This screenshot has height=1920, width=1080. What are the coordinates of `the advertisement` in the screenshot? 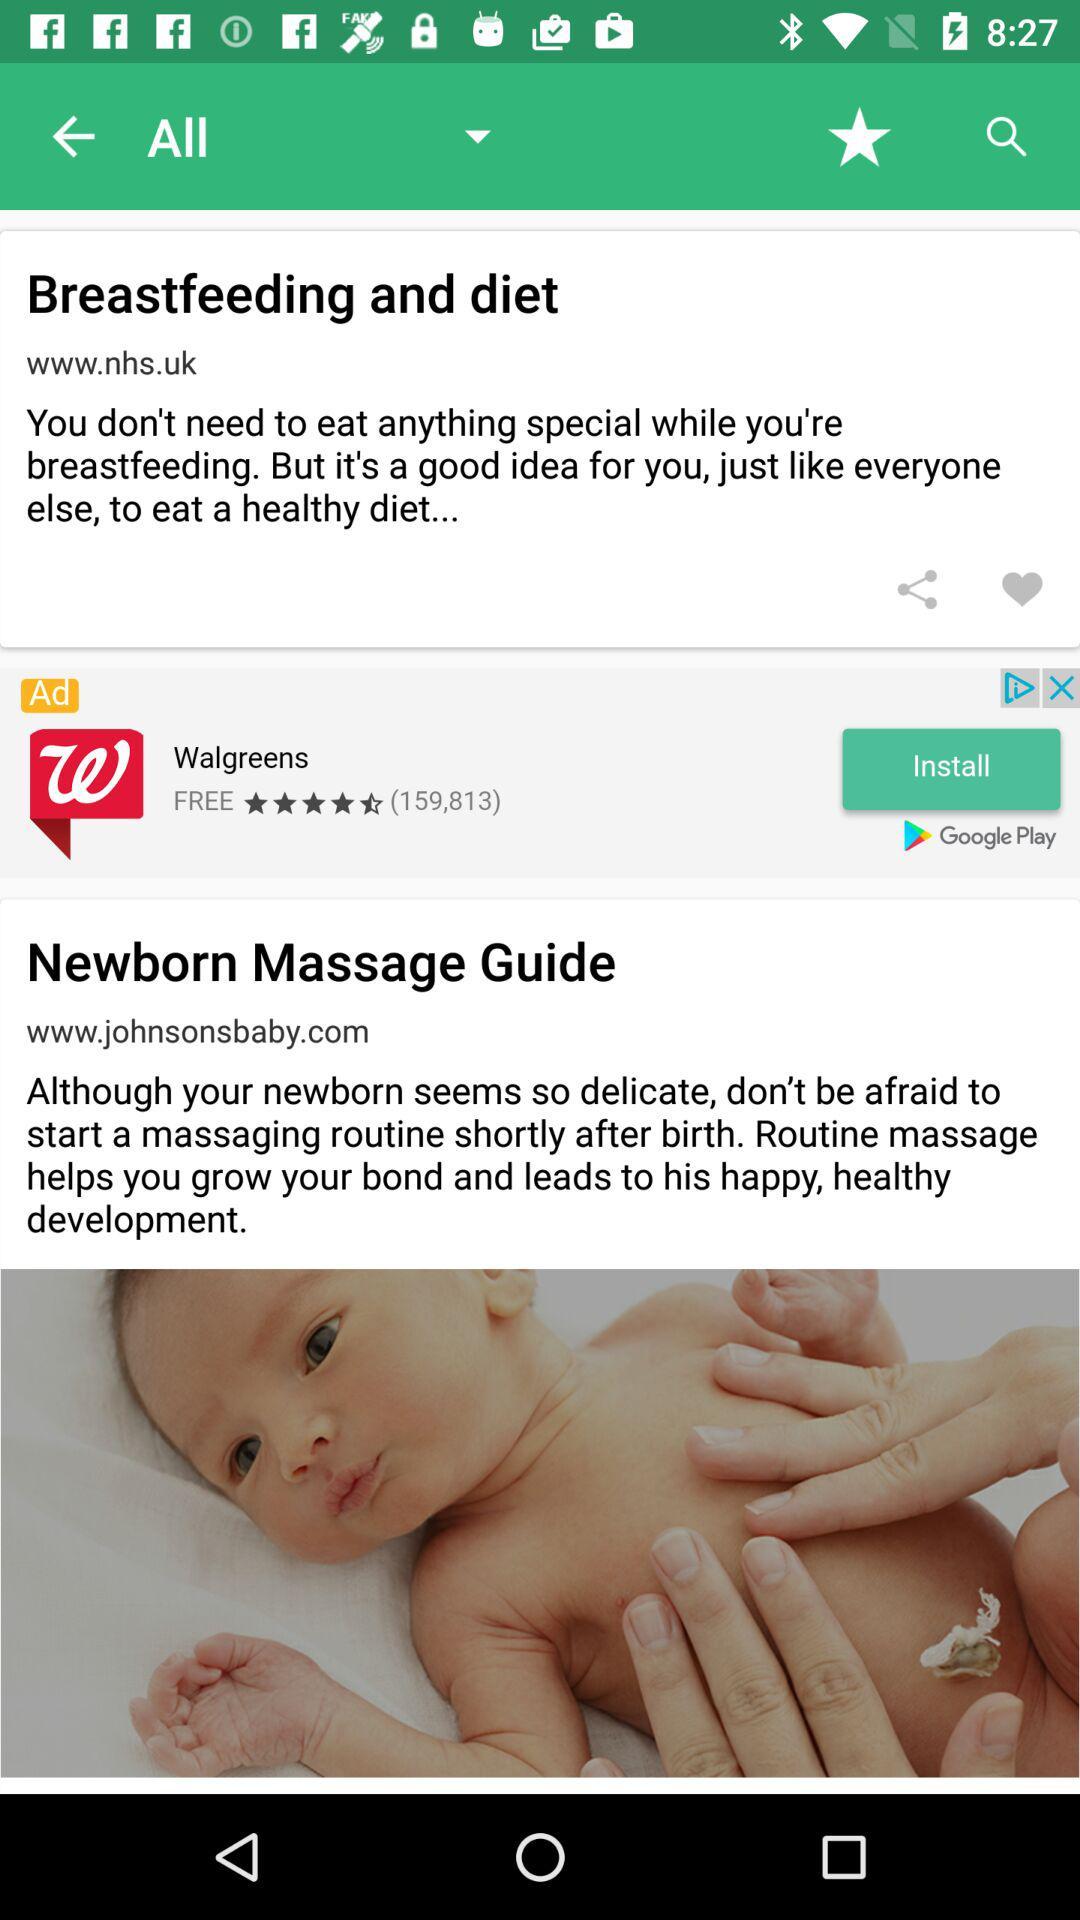 It's located at (540, 772).